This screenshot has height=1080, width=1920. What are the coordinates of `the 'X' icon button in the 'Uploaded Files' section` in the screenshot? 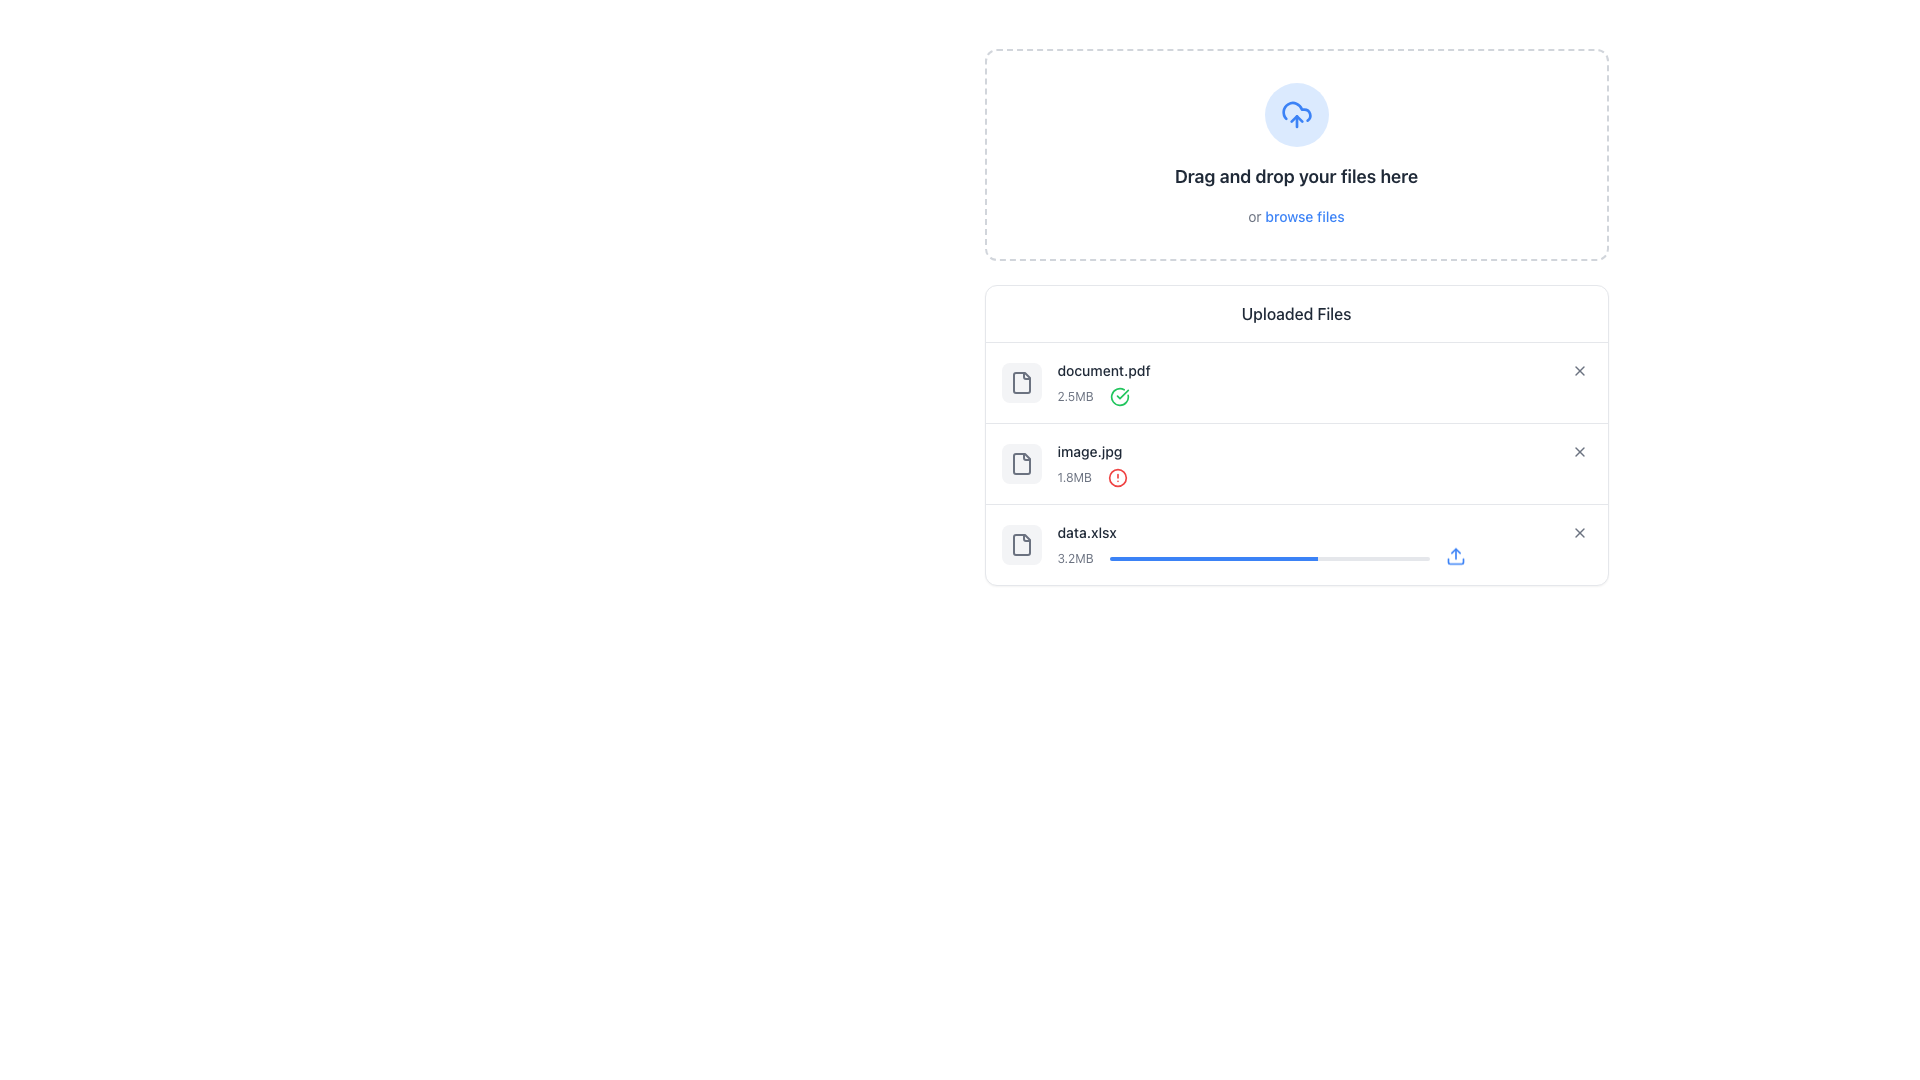 It's located at (1578, 531).